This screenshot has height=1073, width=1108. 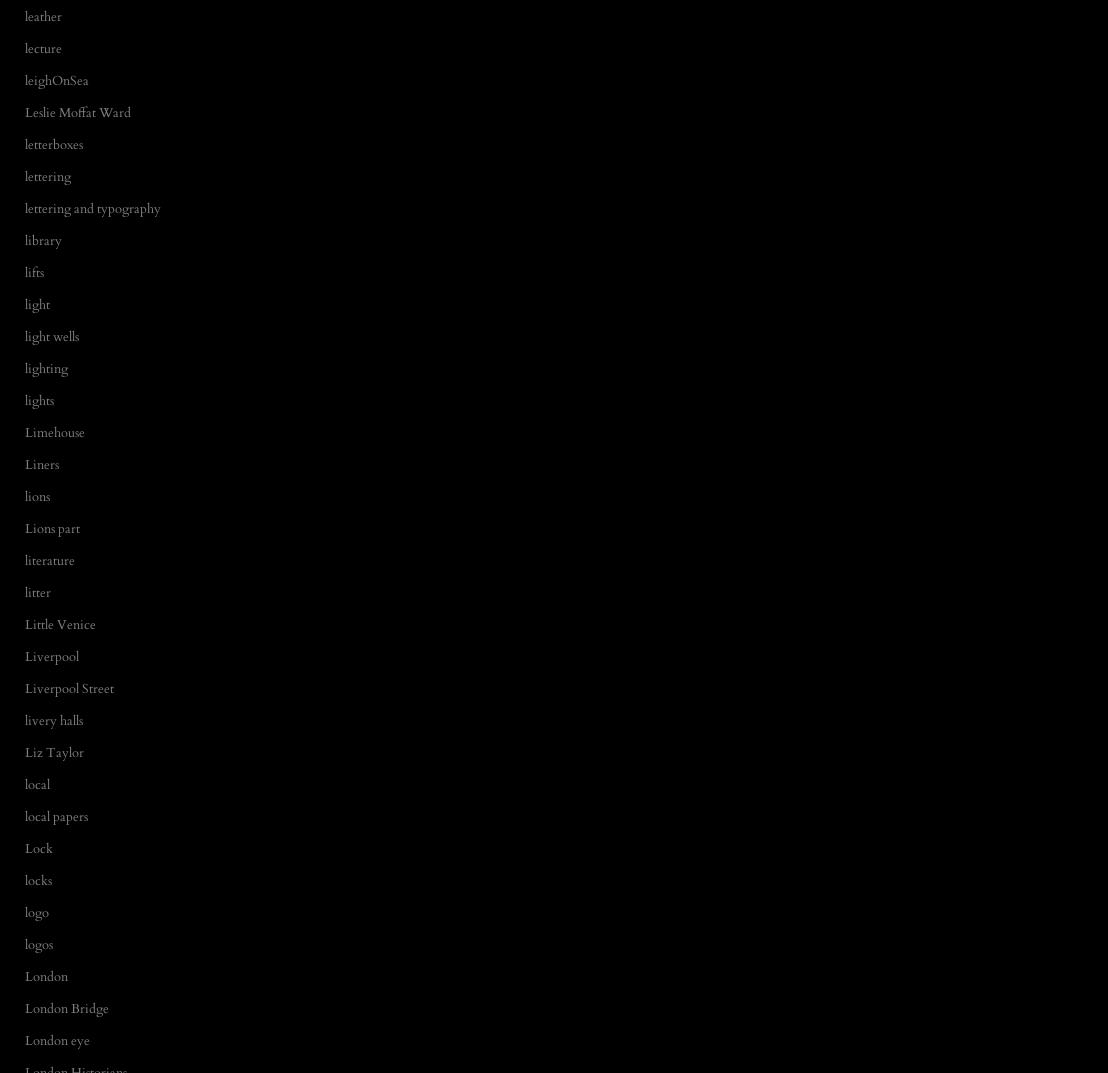 I want to click on 'leather', so click(x=43, y=14).